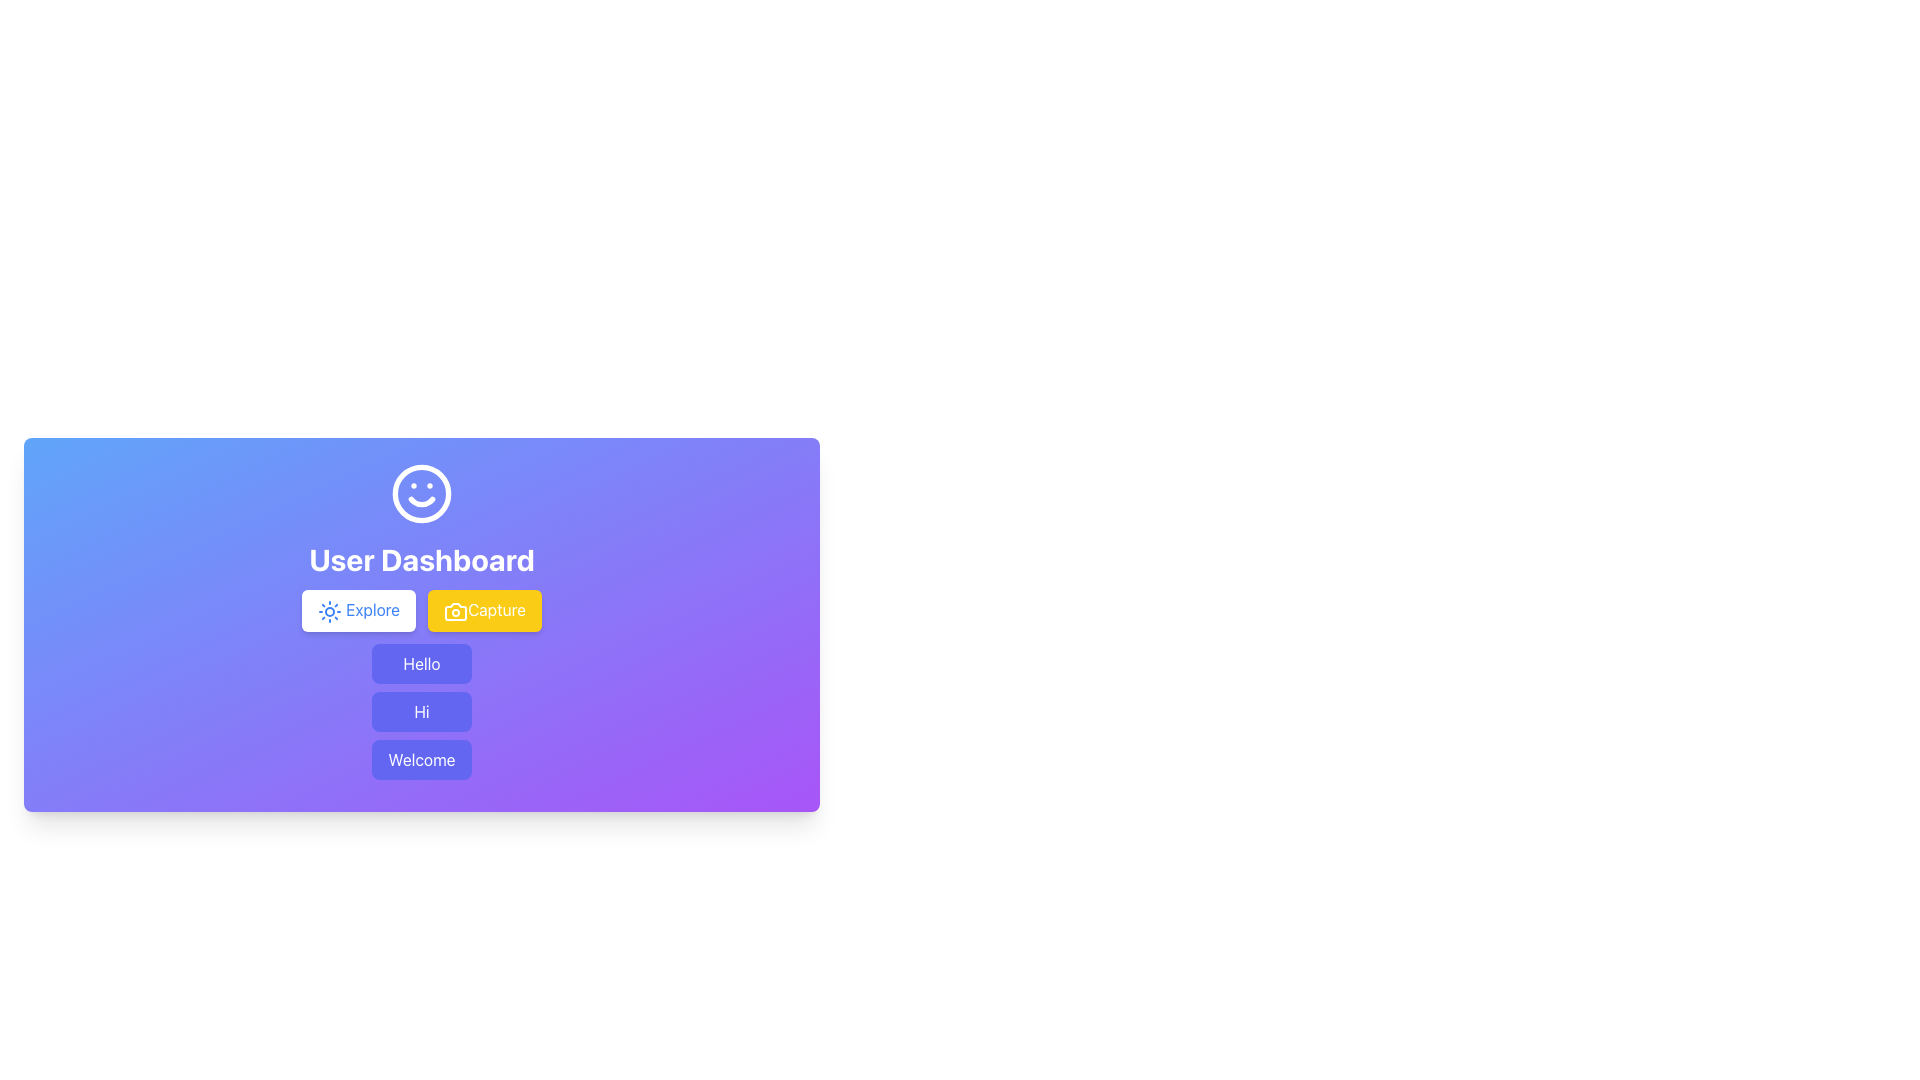 This screenshot has width=1920, height=1080. What do you see at coordinates (421, 493) in the screenshot?
I see `the SVG circle that serves as the structural base for the smiley face, located above the 'User Dashboard' label` at bounding box center [421, 493].